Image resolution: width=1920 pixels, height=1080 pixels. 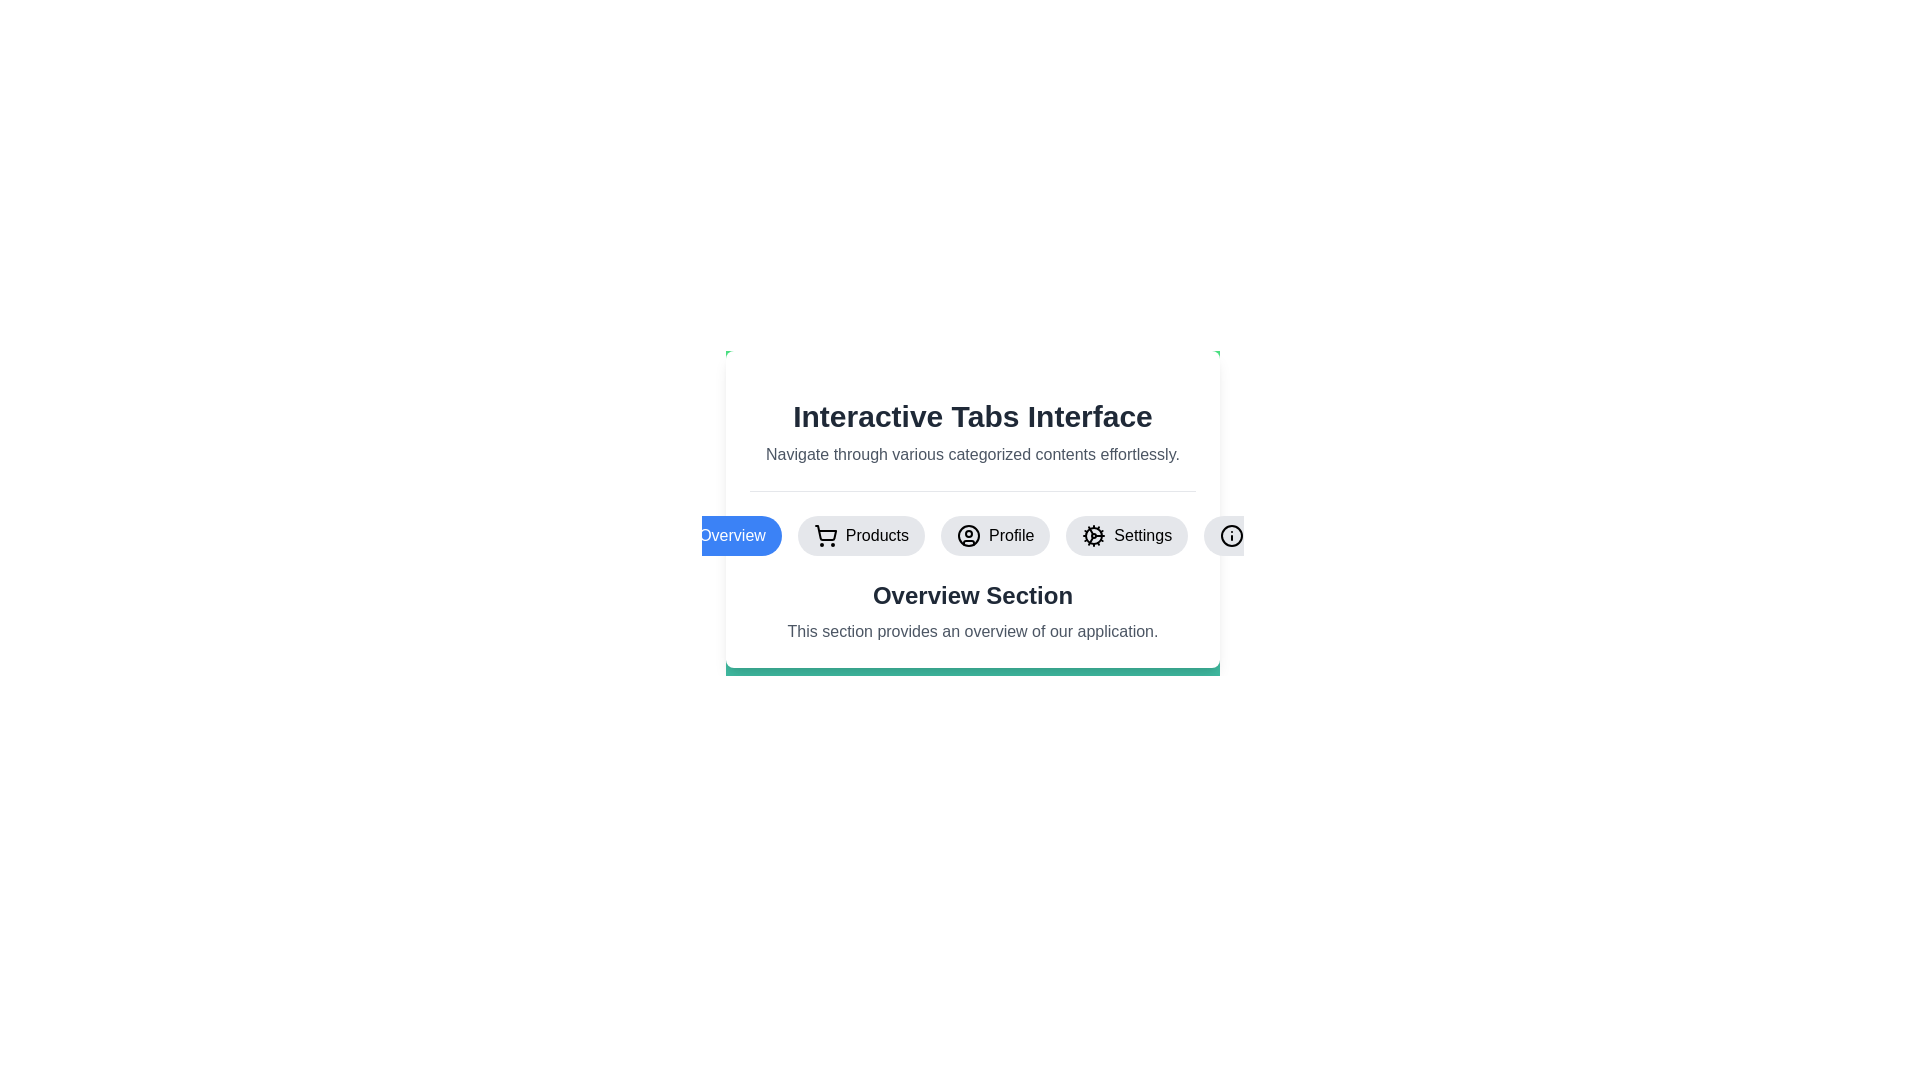 I want to click on the user profile icon located in the navigation section, adjacent to the 'Profile' label, so click(x=969, y=535).